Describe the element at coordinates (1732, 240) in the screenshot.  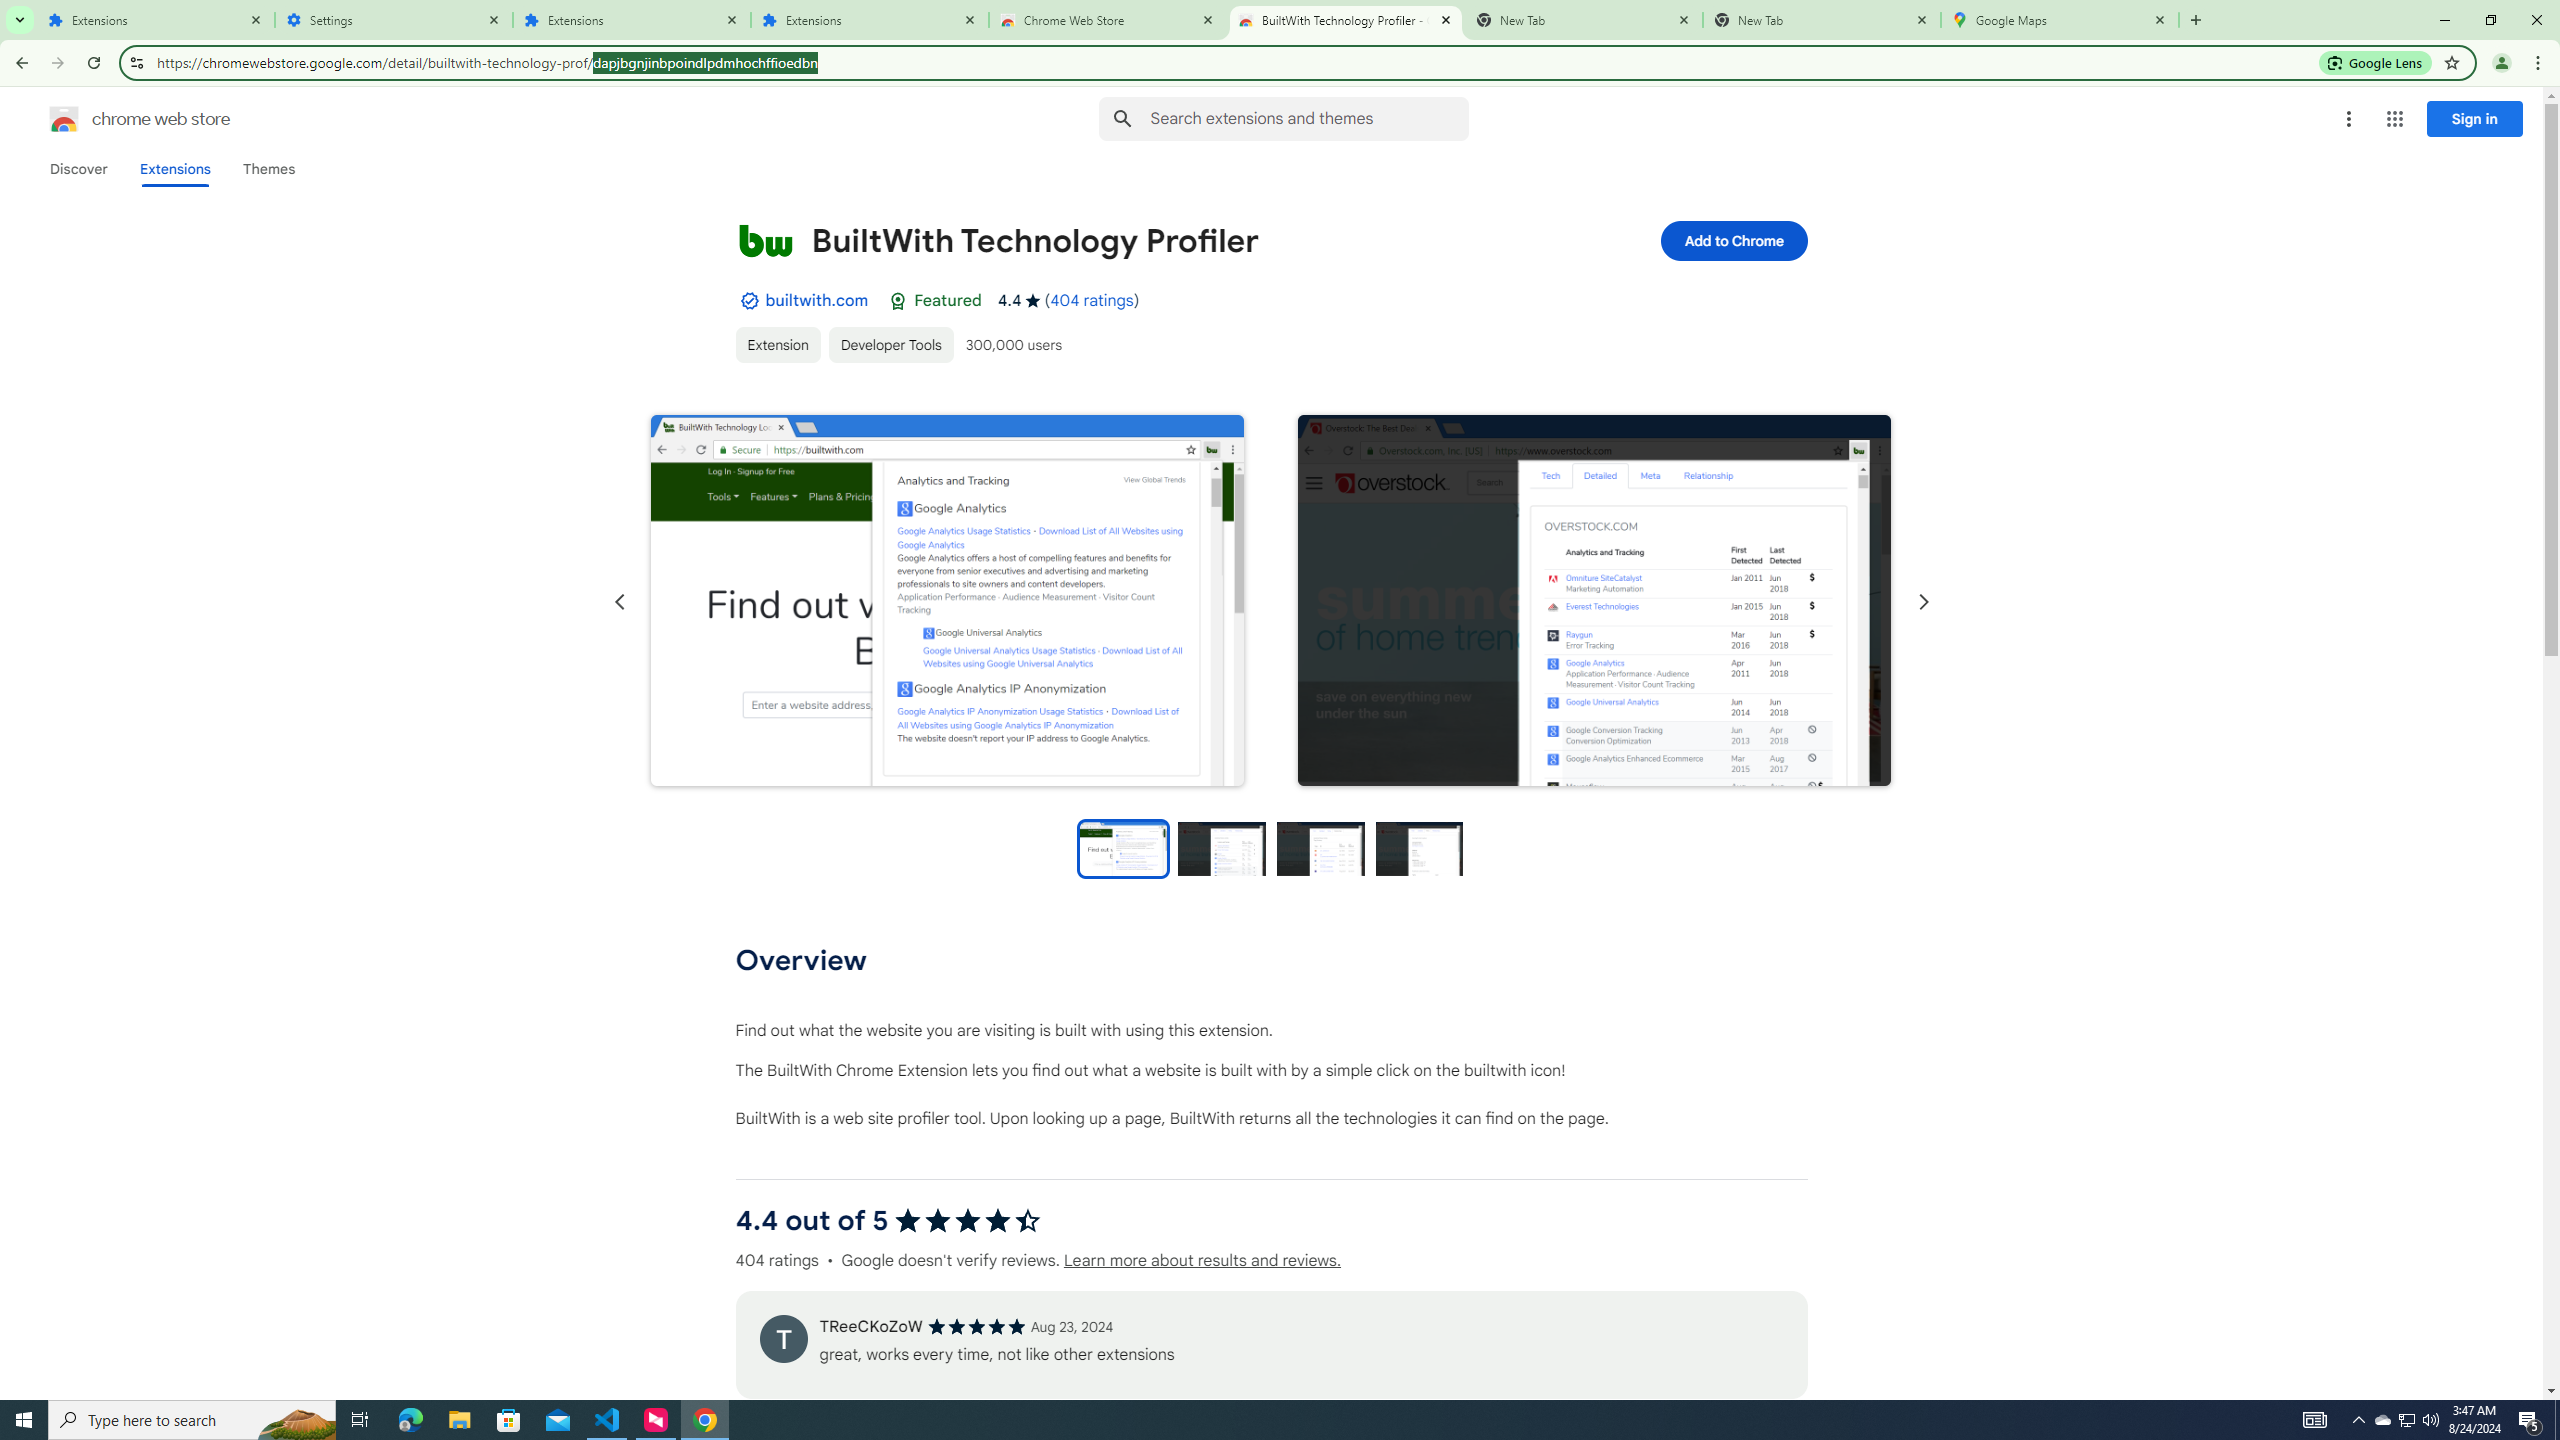
I see `'Add to Chrome'` at that location.